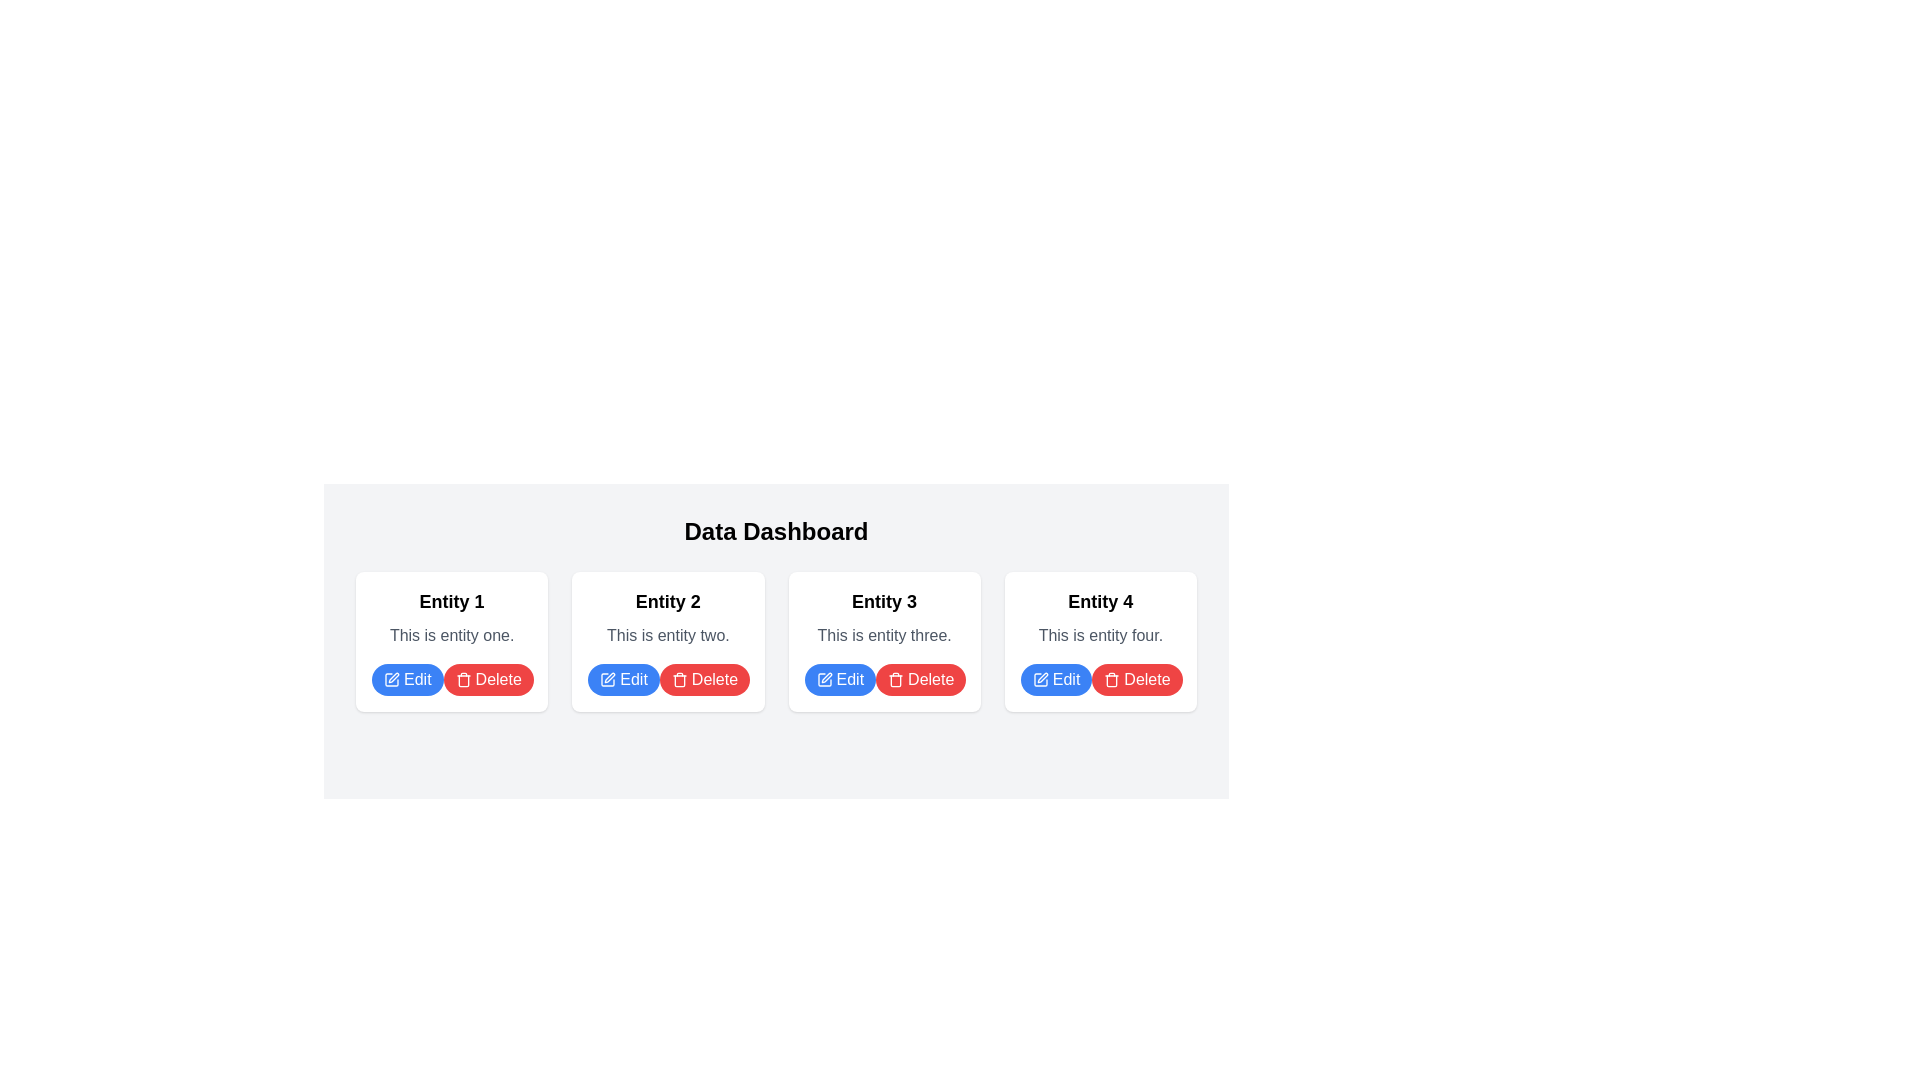 The image size is (1920, 1080). What do you see at coordinates (451, 678) in the screenshot?
I see `the red 'Delete' button with a trash can icon located in the bottom section of the card labeled 'Entity 1' to initiate deletion of the item` at bounding box center [451, 678].